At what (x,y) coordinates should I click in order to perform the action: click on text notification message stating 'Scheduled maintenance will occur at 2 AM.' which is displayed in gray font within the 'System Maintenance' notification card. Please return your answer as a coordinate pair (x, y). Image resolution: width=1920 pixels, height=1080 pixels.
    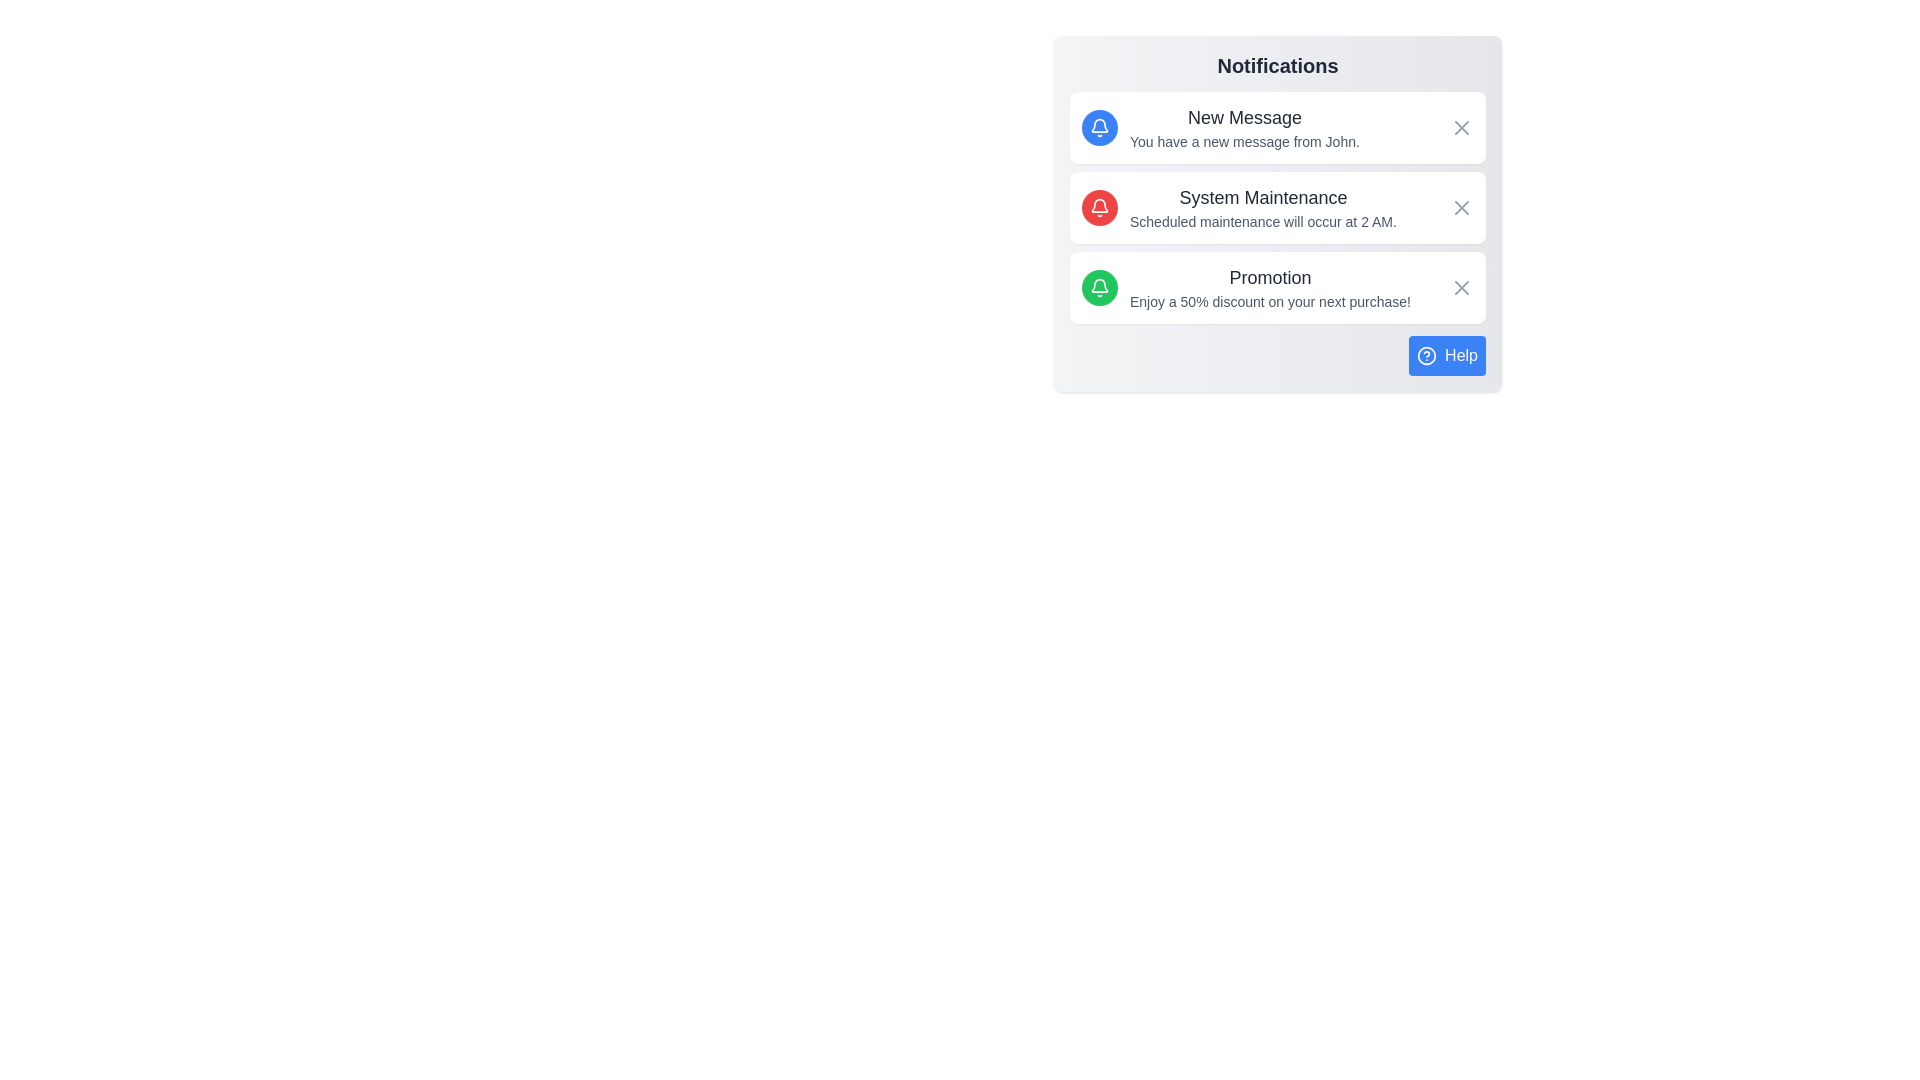
    Looking at the image, I should click on (1262, 222).